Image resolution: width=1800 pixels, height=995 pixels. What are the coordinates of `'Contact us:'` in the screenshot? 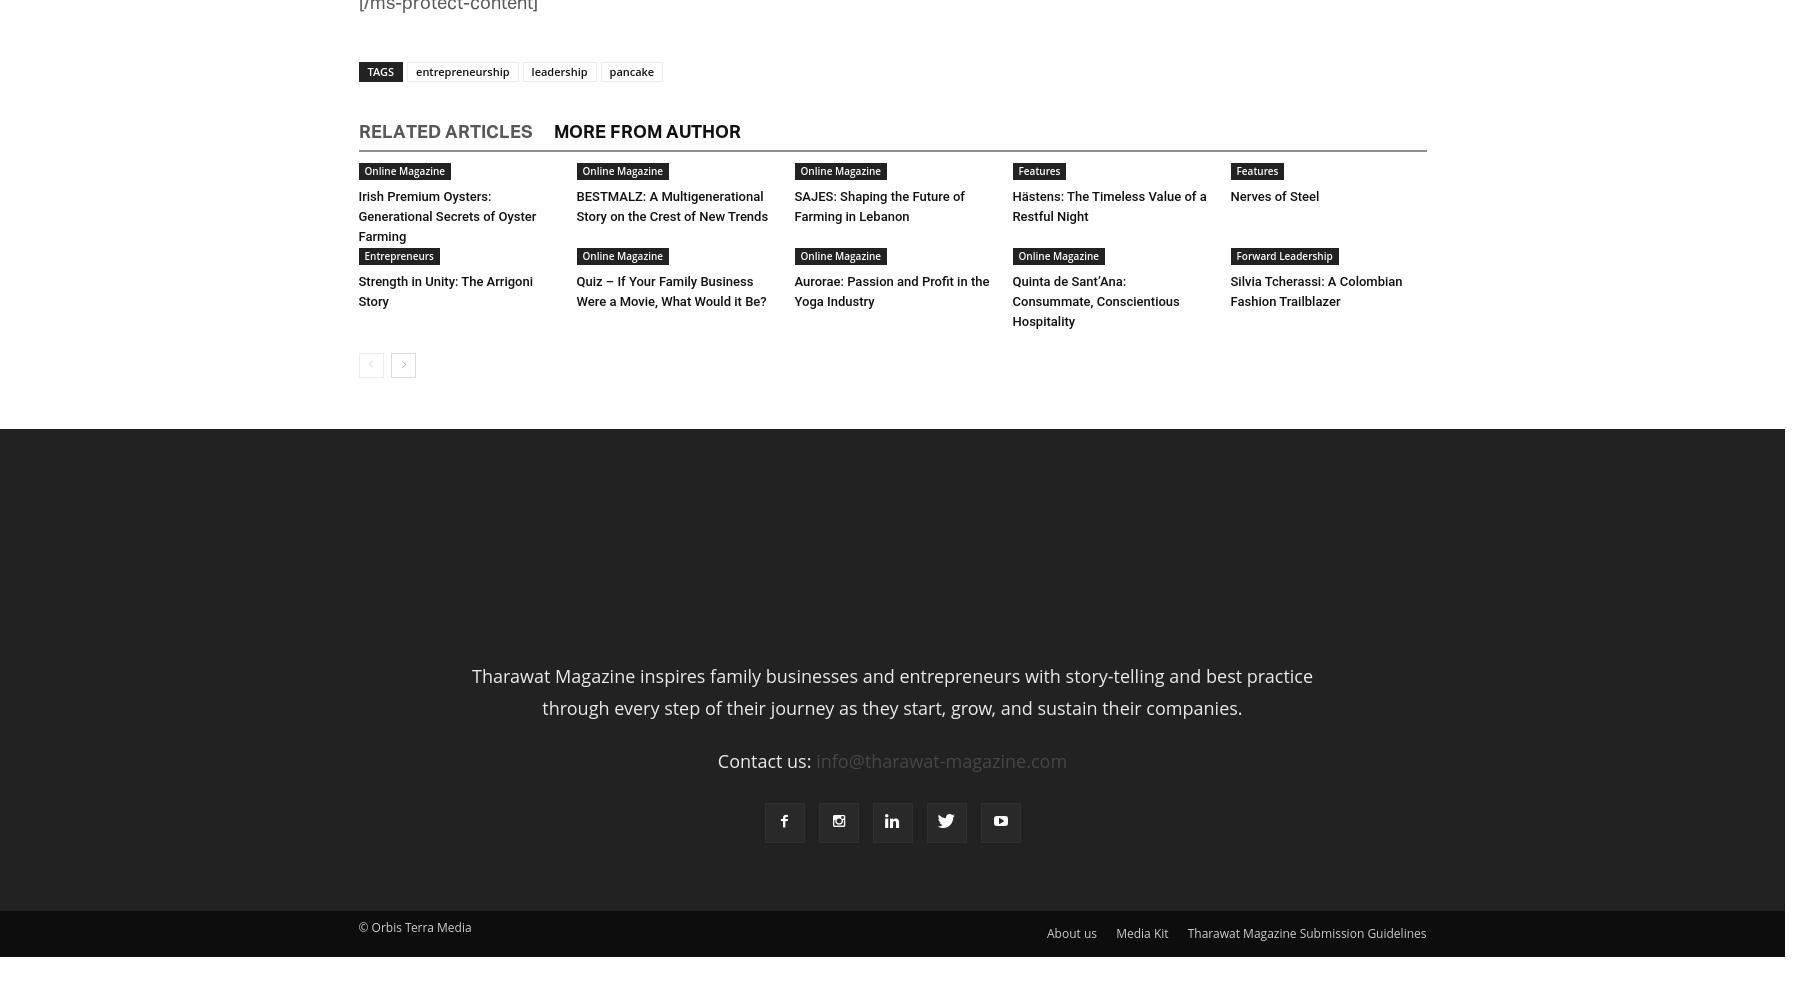 It's located at (765, 758).